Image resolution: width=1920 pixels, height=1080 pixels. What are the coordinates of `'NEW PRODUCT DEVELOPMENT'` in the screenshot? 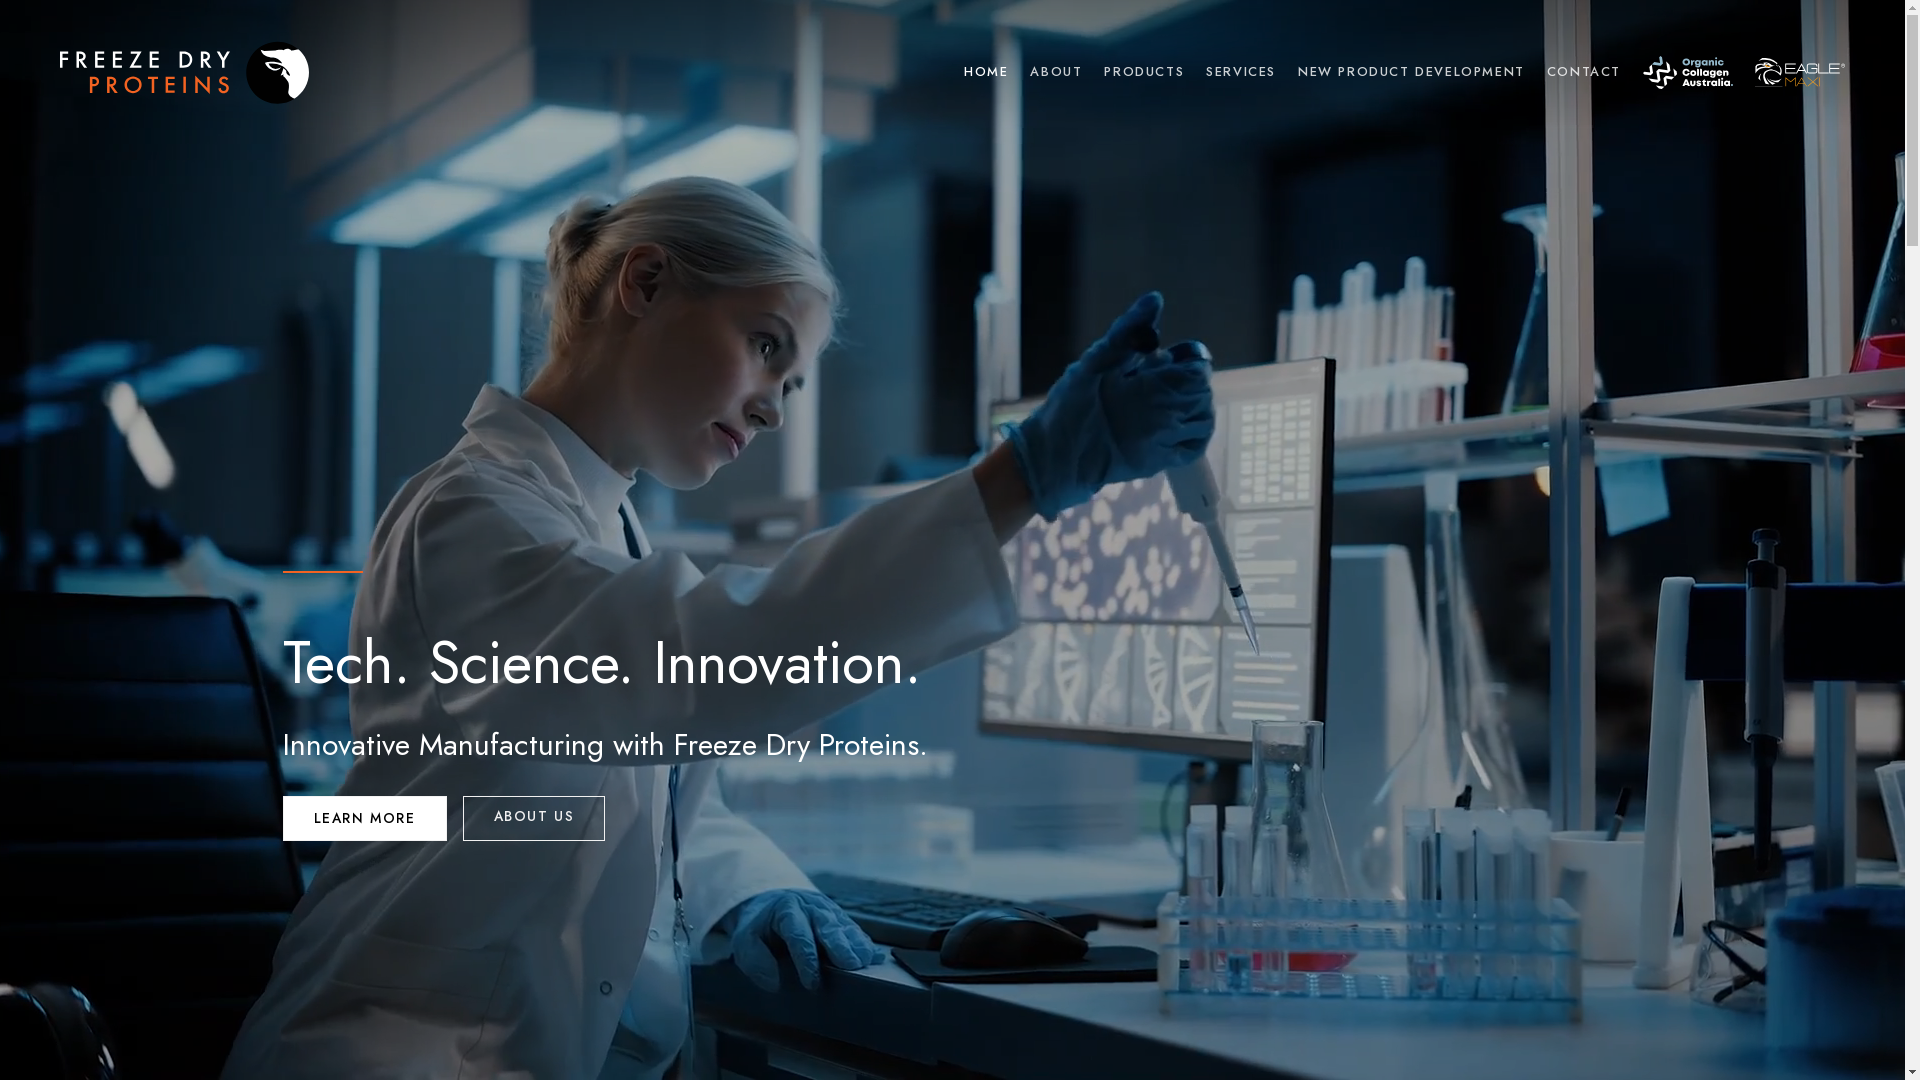 It's located at (1410, 71).